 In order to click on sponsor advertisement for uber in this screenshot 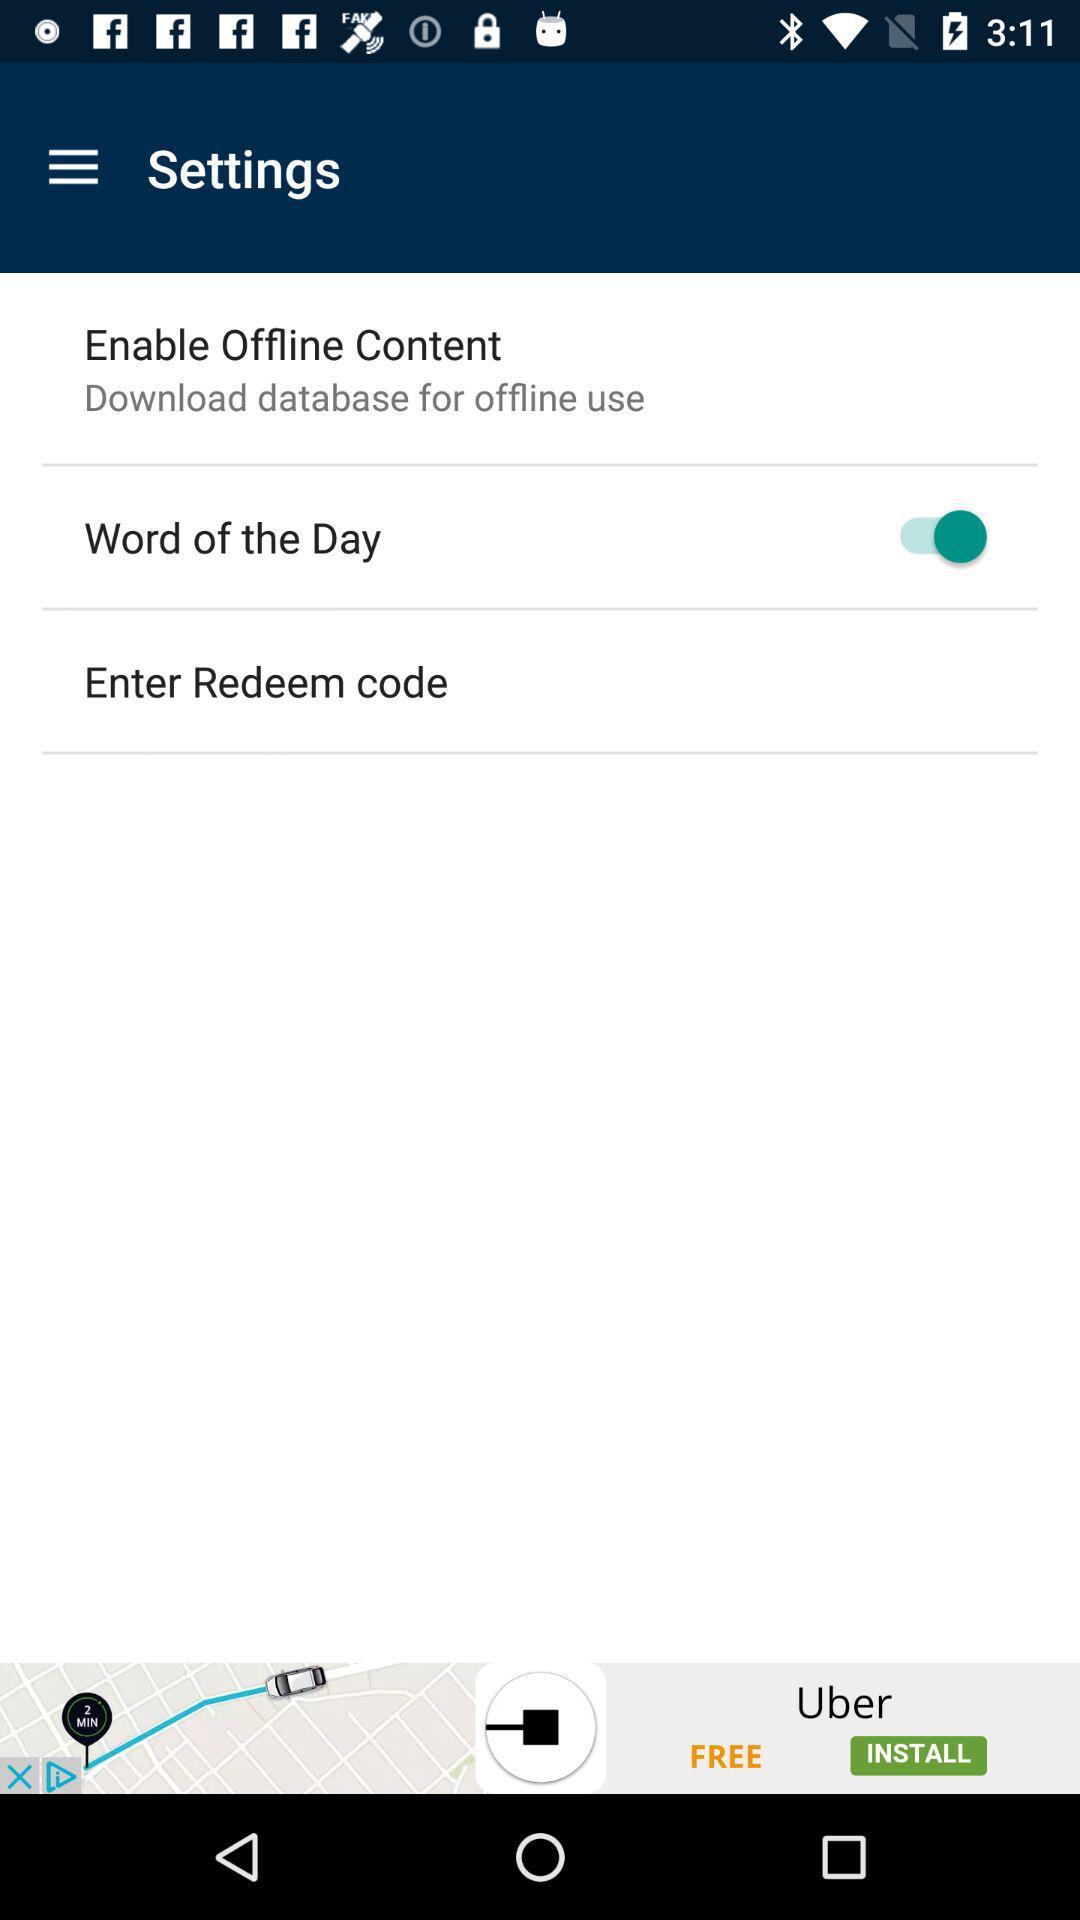, I will do `click(540, 1727)`.